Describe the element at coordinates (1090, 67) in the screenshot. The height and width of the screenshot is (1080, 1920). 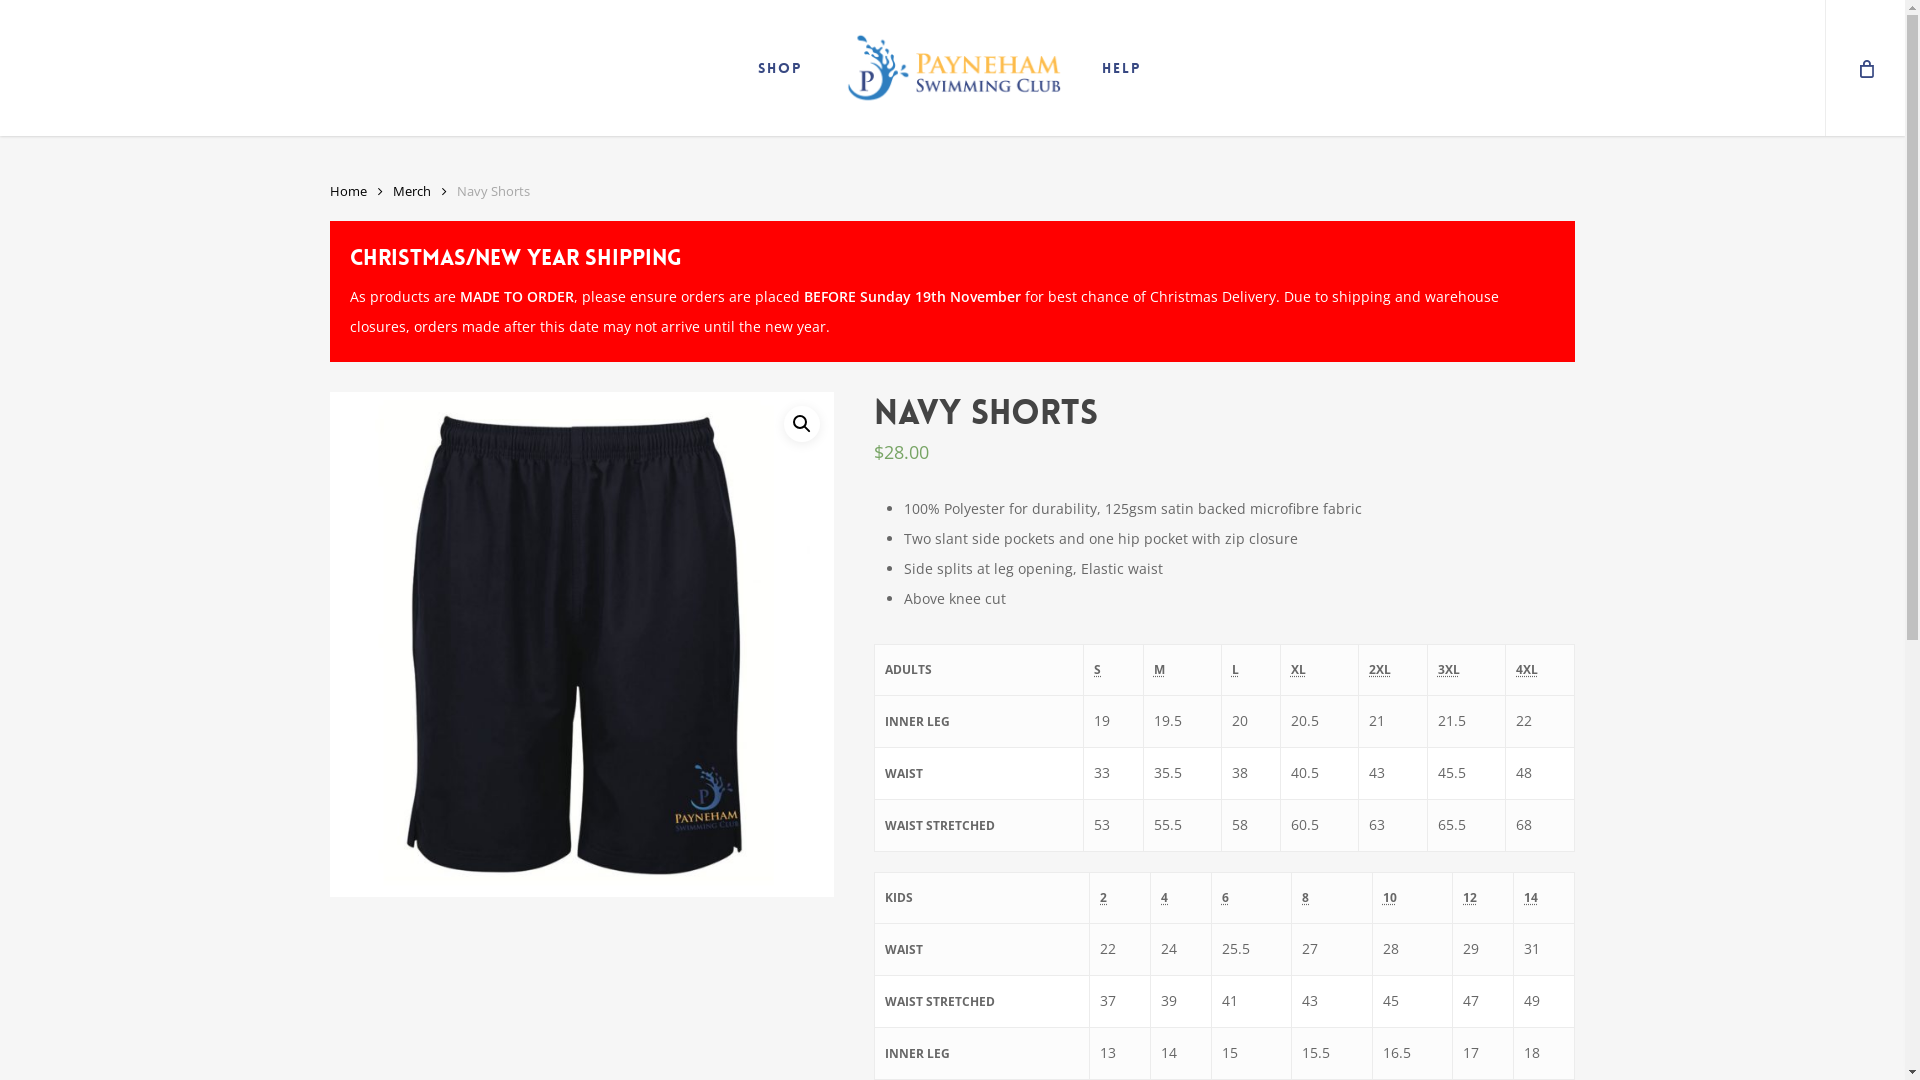
I see `'Help'` at that location.